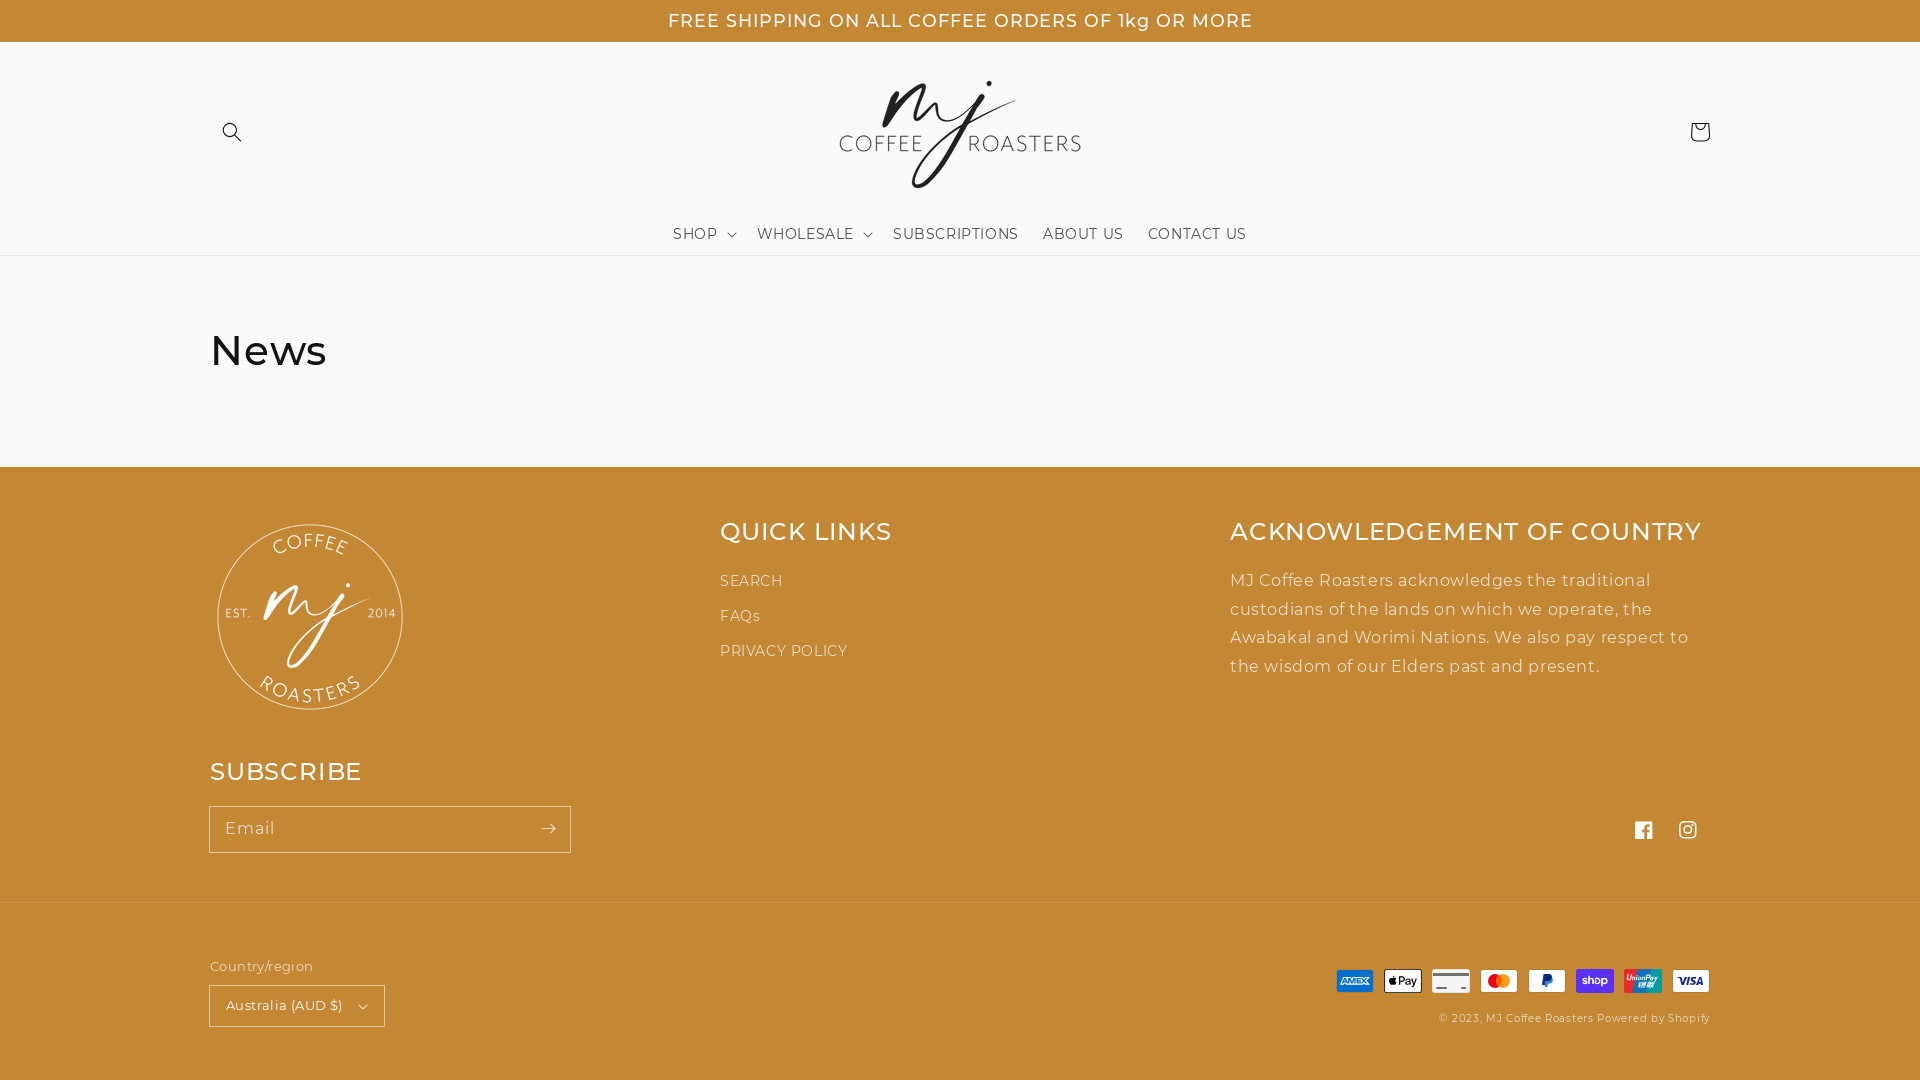 The image size is (1920, 1080). I want to click on 'Instagram', so click(1687, 829).